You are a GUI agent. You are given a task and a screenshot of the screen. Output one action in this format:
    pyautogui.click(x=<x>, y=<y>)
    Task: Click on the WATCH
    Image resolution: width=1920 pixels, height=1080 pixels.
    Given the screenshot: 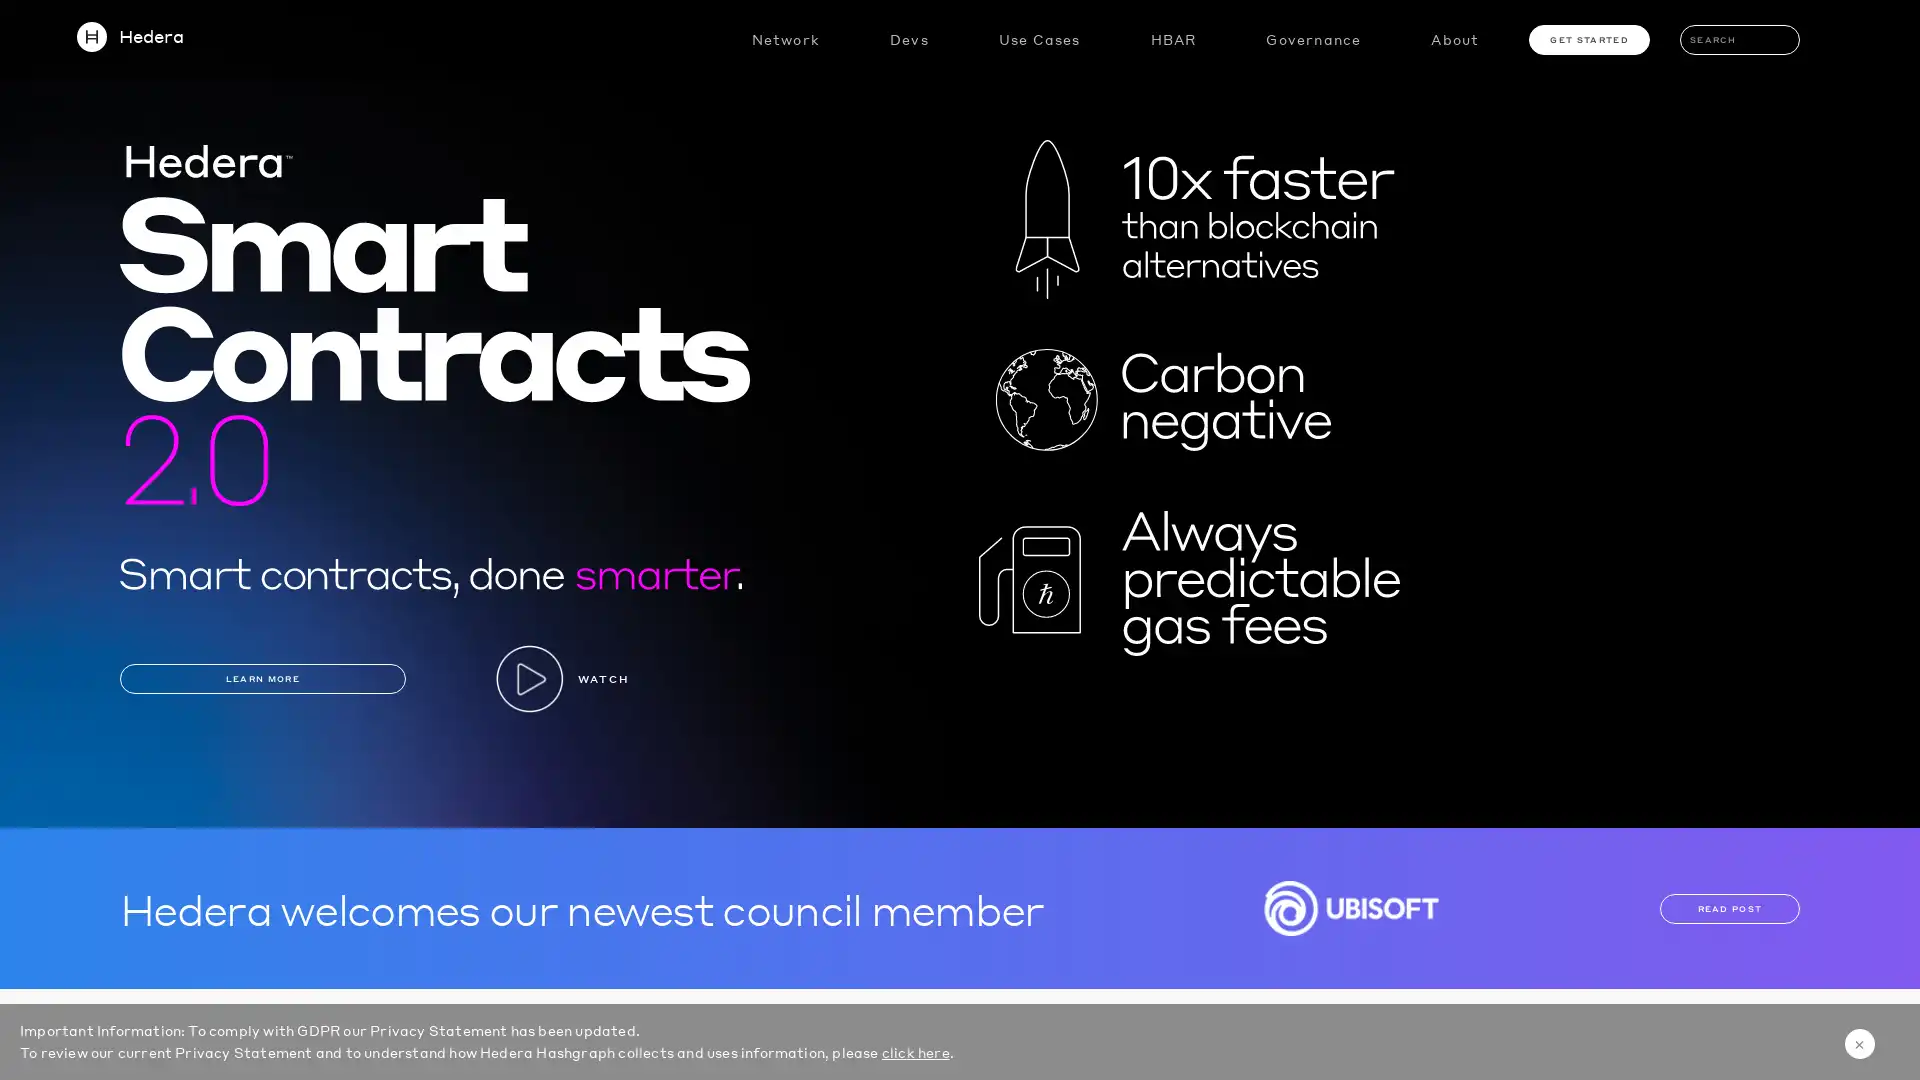 What is the action you would take?
    pyautogui.click(x=560, y=677)
    